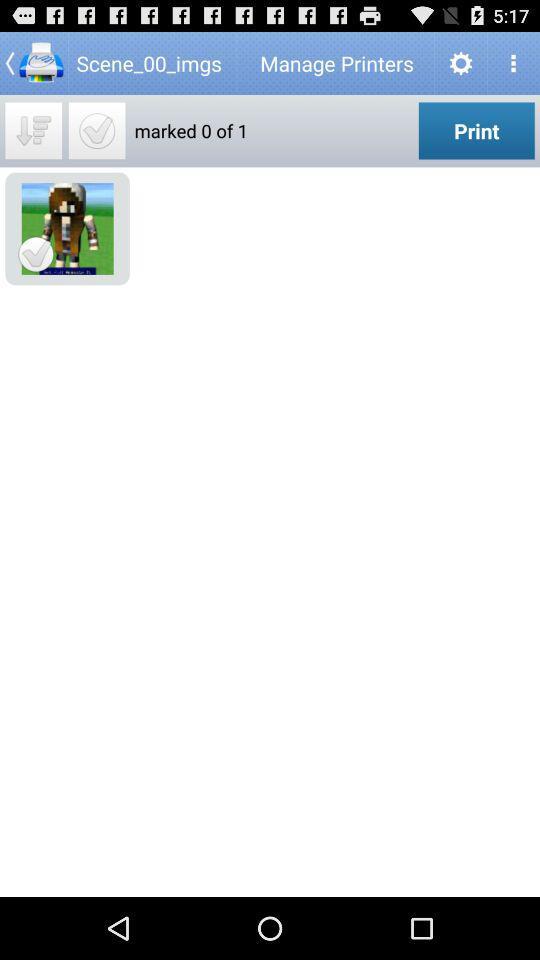 Image resolution: width=540 pixels, height=960 pixels. What do you see at coordinates (32, 129) in the screenshot?
I see `mark all` at bounding box center [32, 129].